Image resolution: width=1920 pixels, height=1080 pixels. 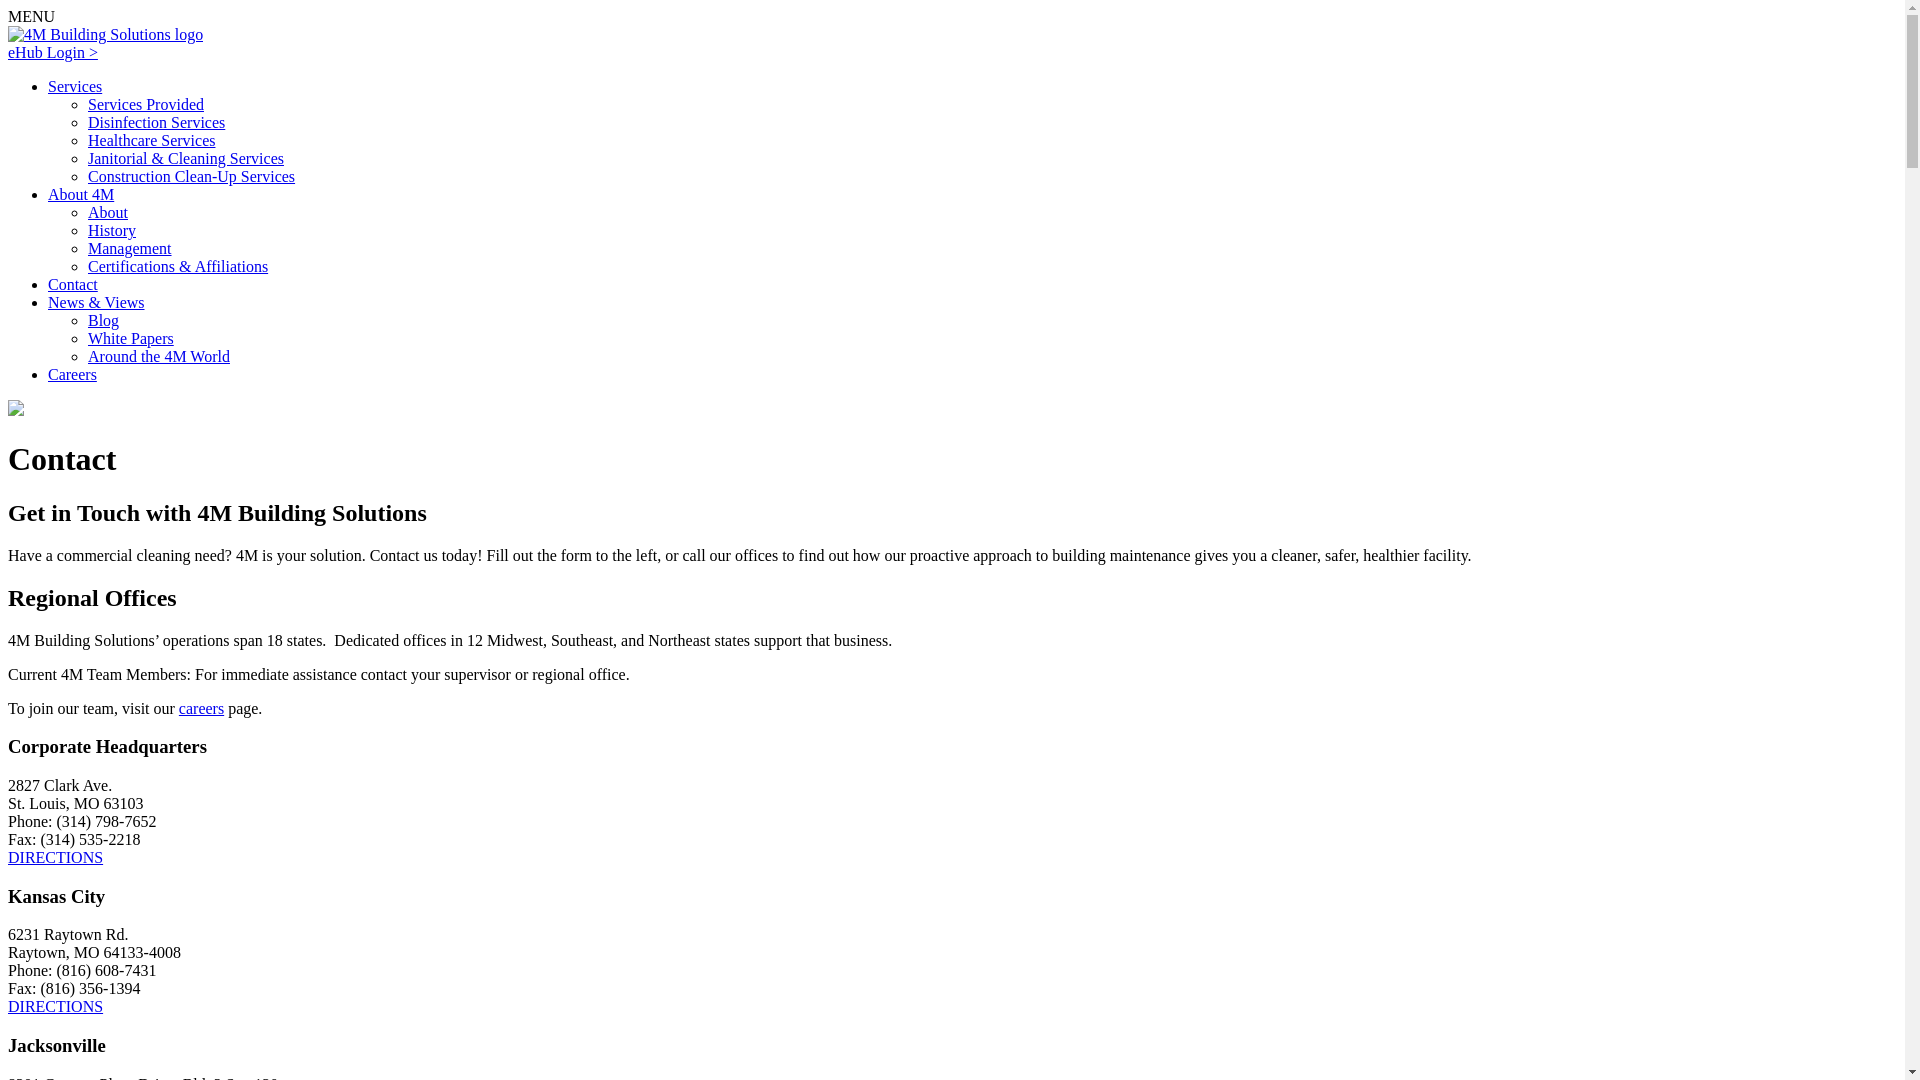 What do you see at coordinates (102, 319) in the screenshot?
I see `'Blog'` at bounding box center [102, 319].